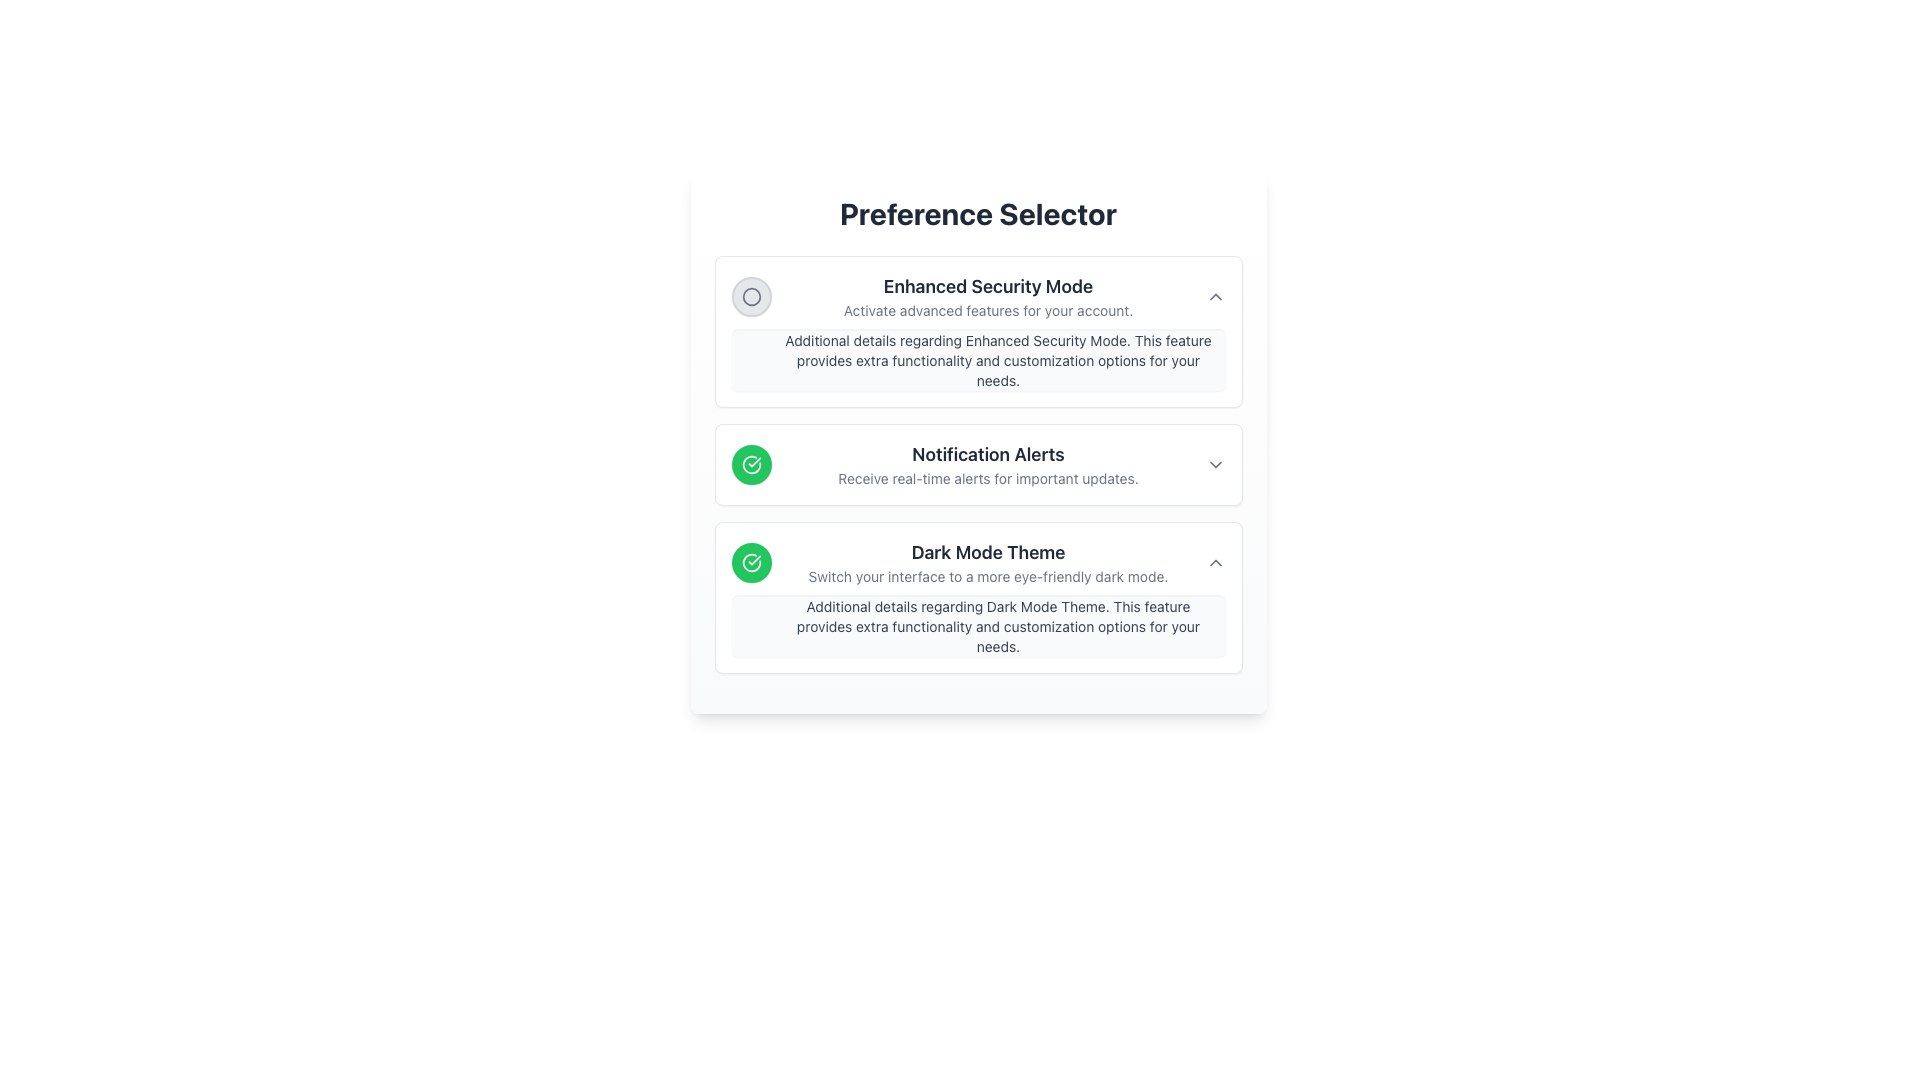 The width and height of the screenshot is (1920, 1080). I want to click on the Text Label that provides contextual information for the 'Dark Mode Theme' setting, located under the 'Dark Mode Theme' heading as the second line of content, so click(988, 577).